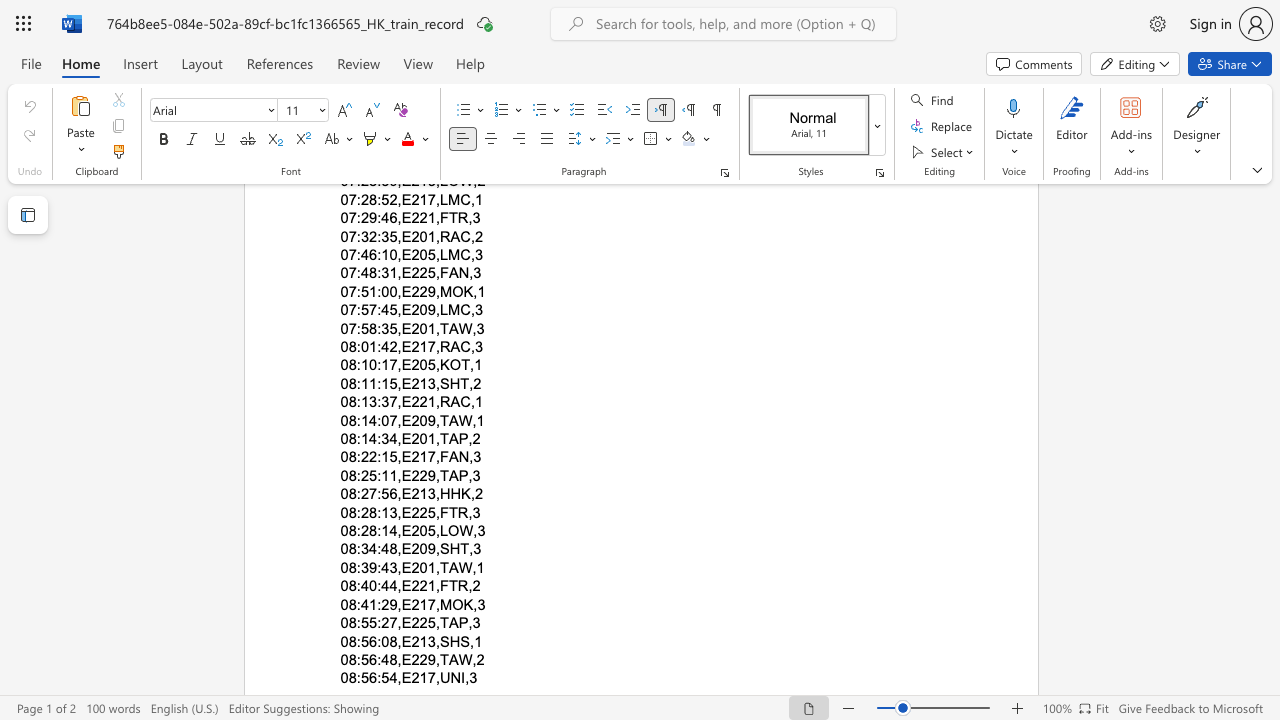 The width and height of the screenshot is (1280, 720). I want to click on the space between the continuous character ":" and "1" in the text, so click(382, 511).